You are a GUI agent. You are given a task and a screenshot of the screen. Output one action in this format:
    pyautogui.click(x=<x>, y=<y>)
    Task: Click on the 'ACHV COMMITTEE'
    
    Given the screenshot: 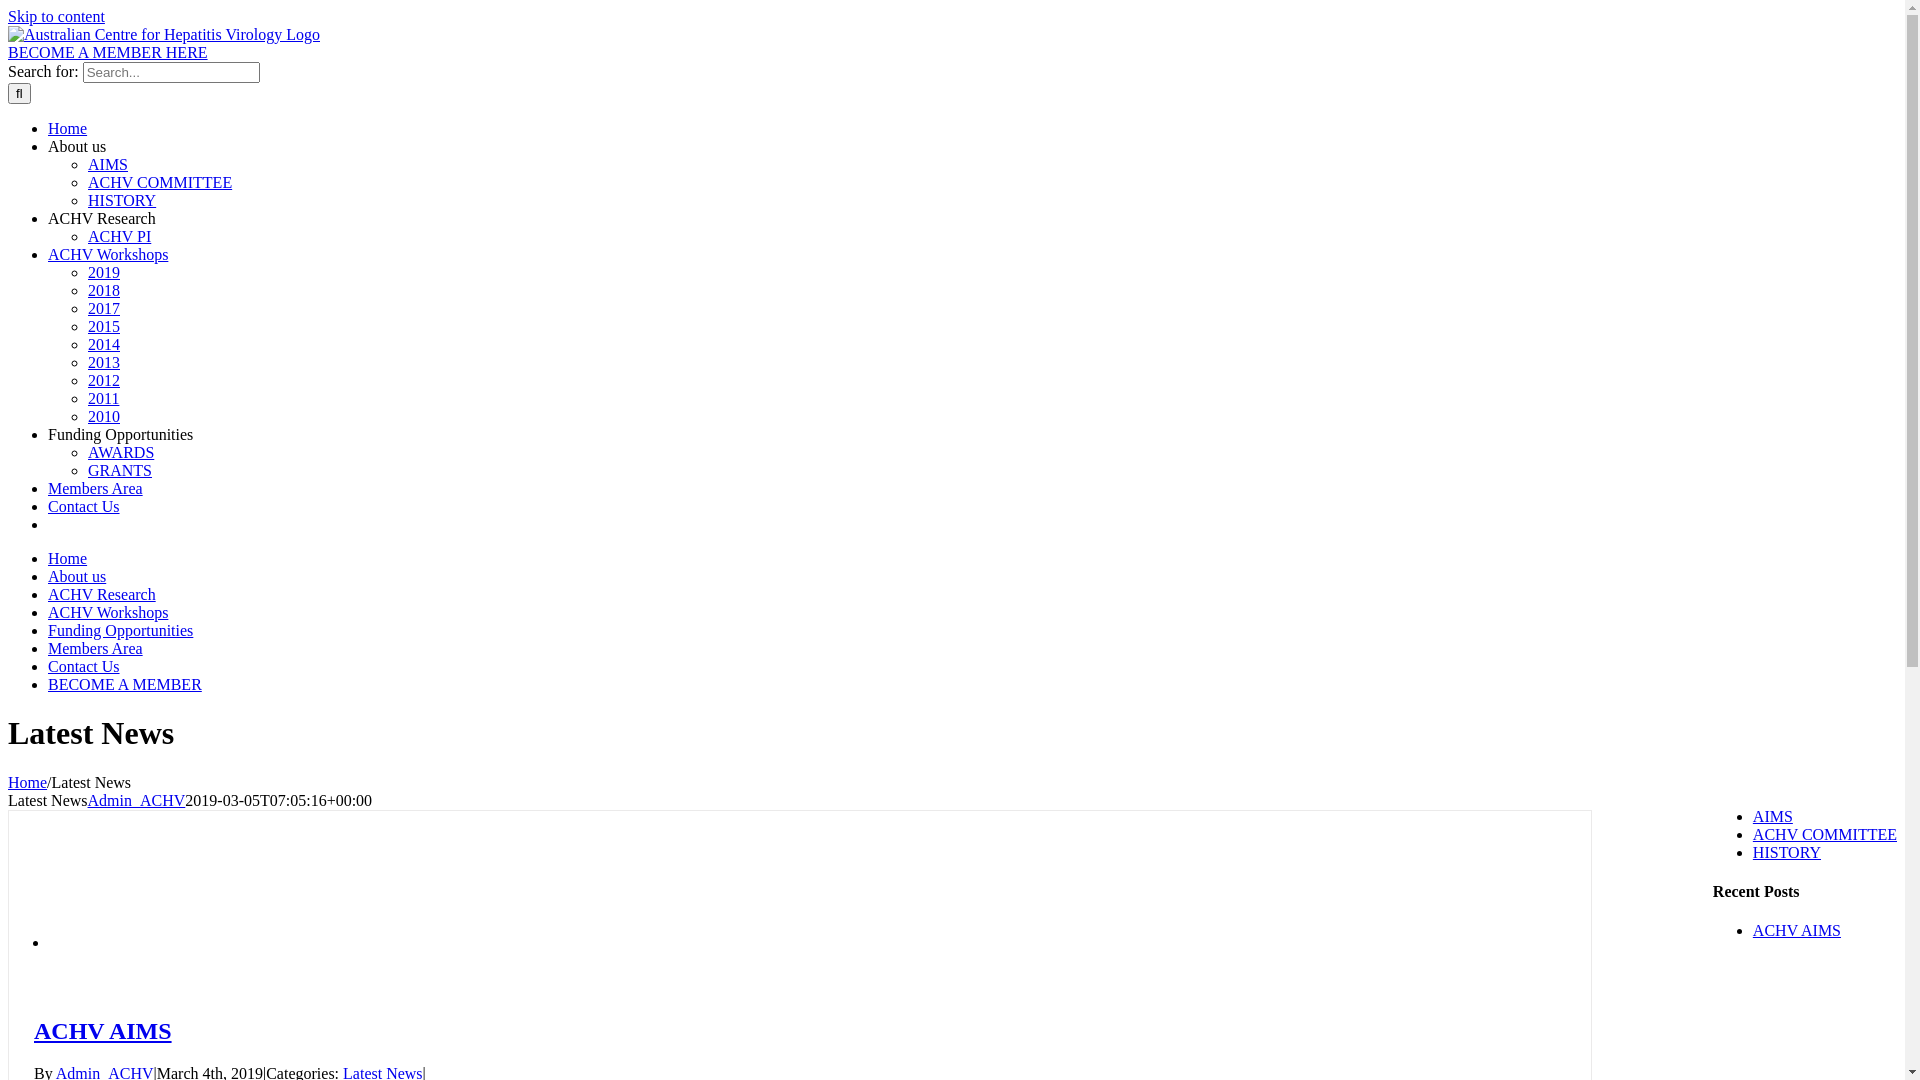 What is the action you would take?
    pyautogui.click(x=1824, y=834)
    